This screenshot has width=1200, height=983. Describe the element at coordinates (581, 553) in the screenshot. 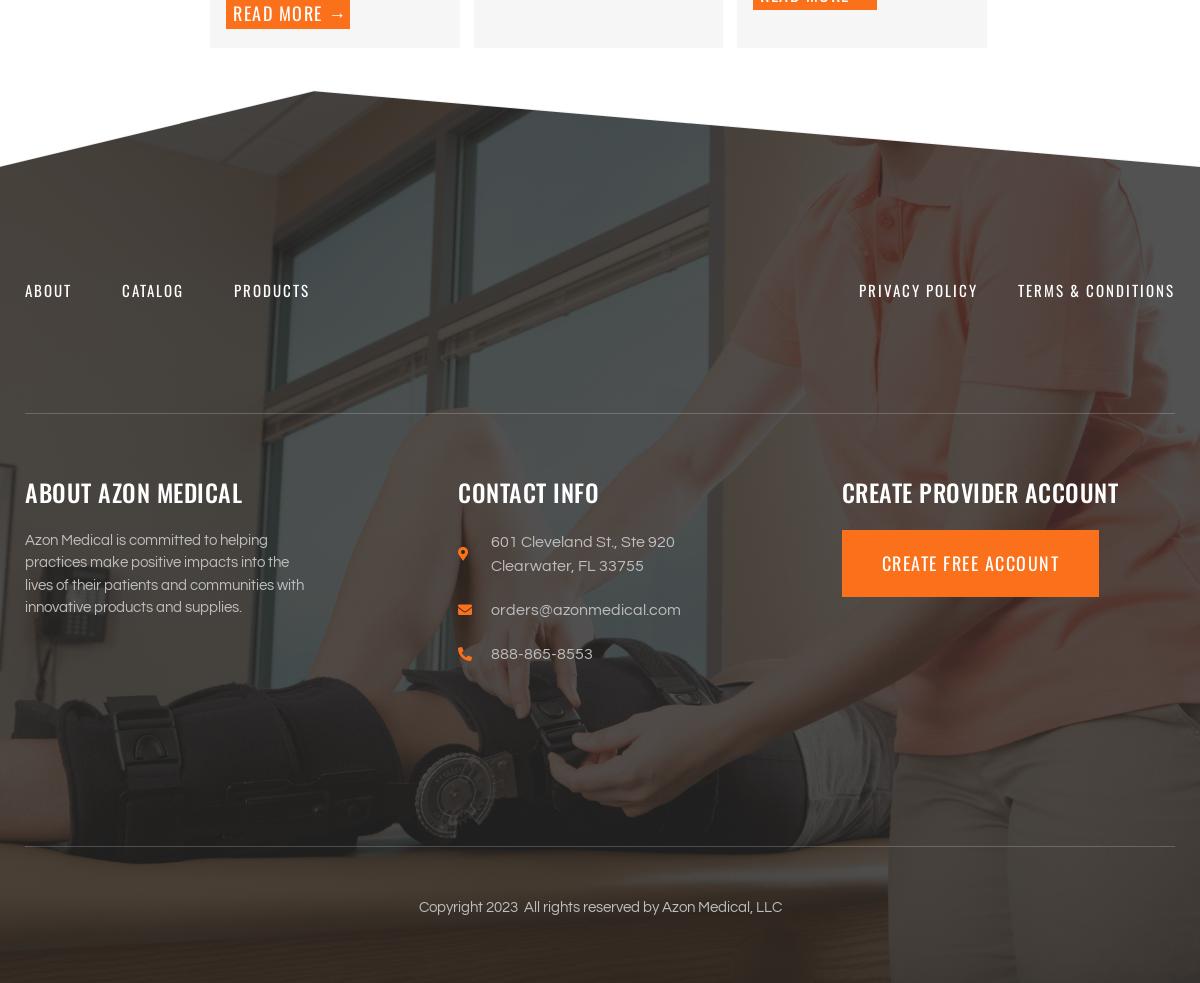

I see `'601 Cleveland St., Ste 920 Clearwater, FL 33755'` at that location.